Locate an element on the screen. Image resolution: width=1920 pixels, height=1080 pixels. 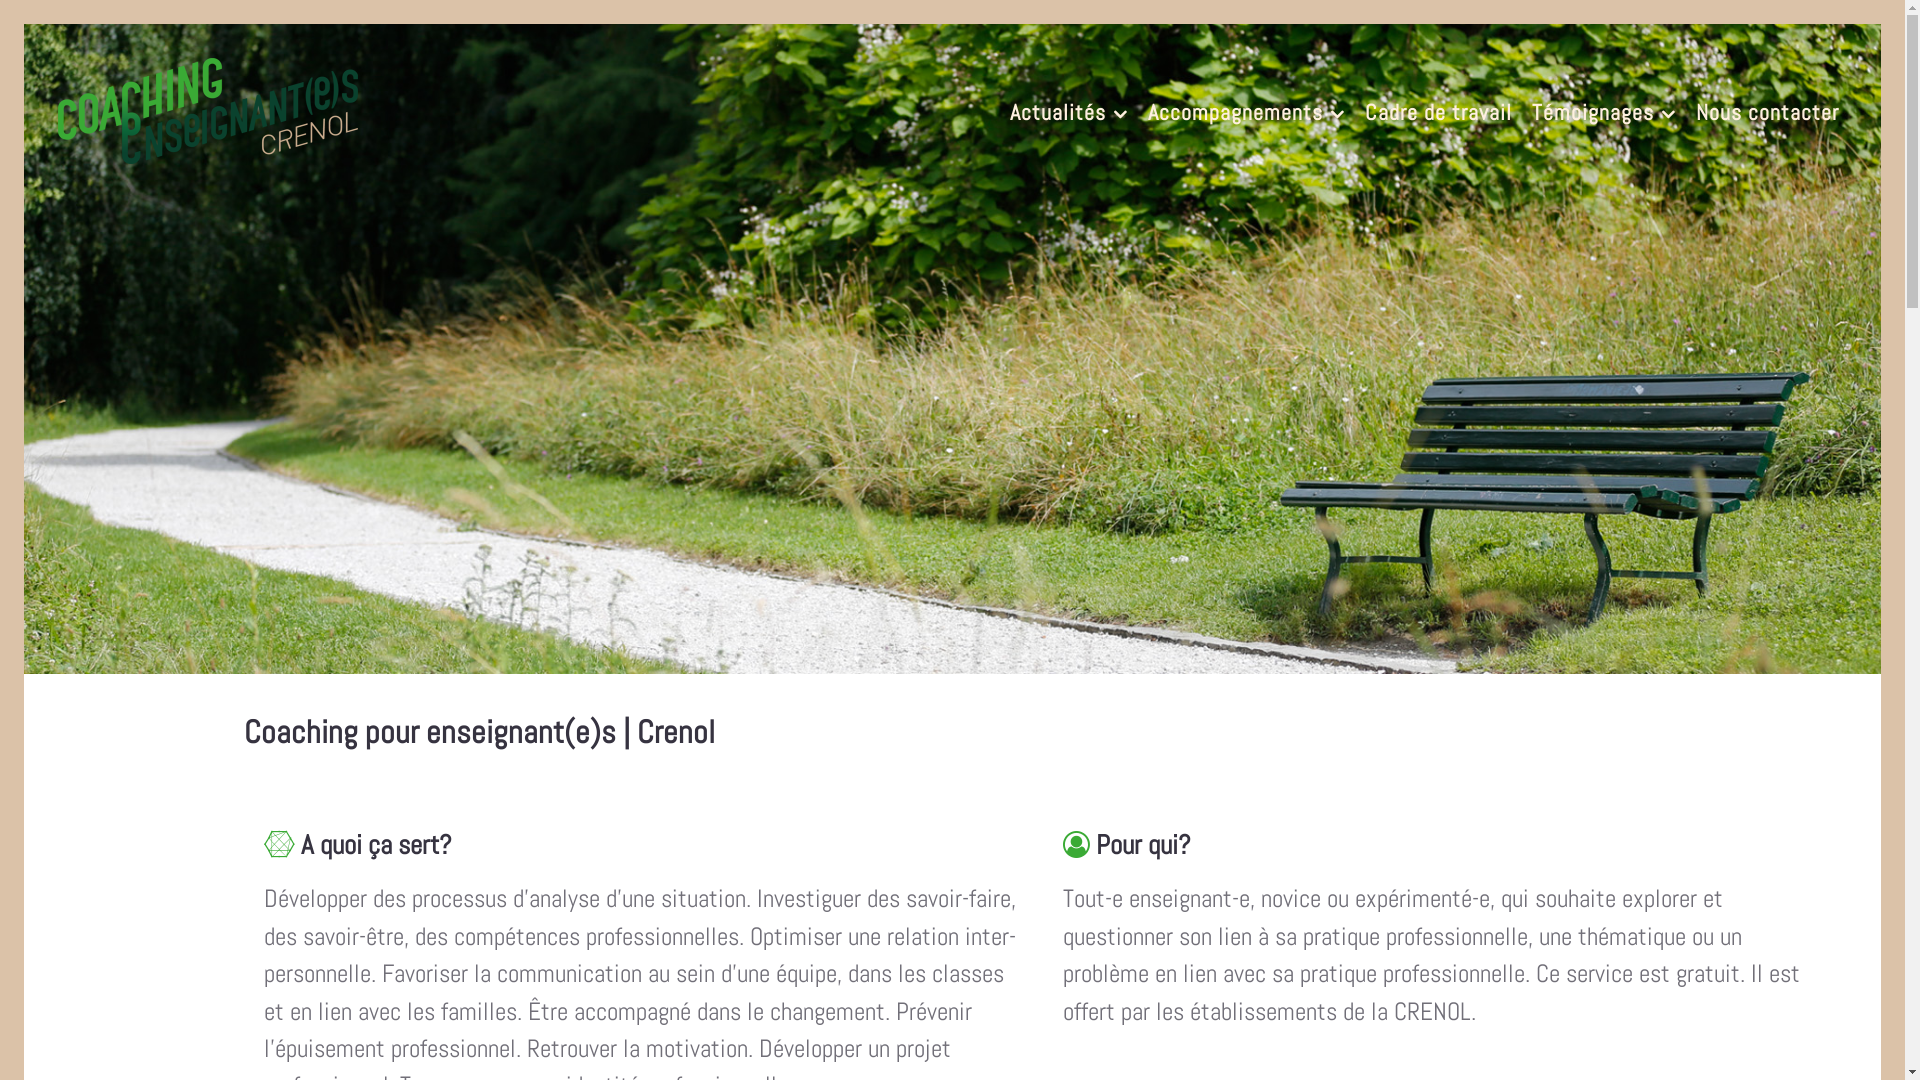
'Accompagnements' is located at coordinates (1140, 111).